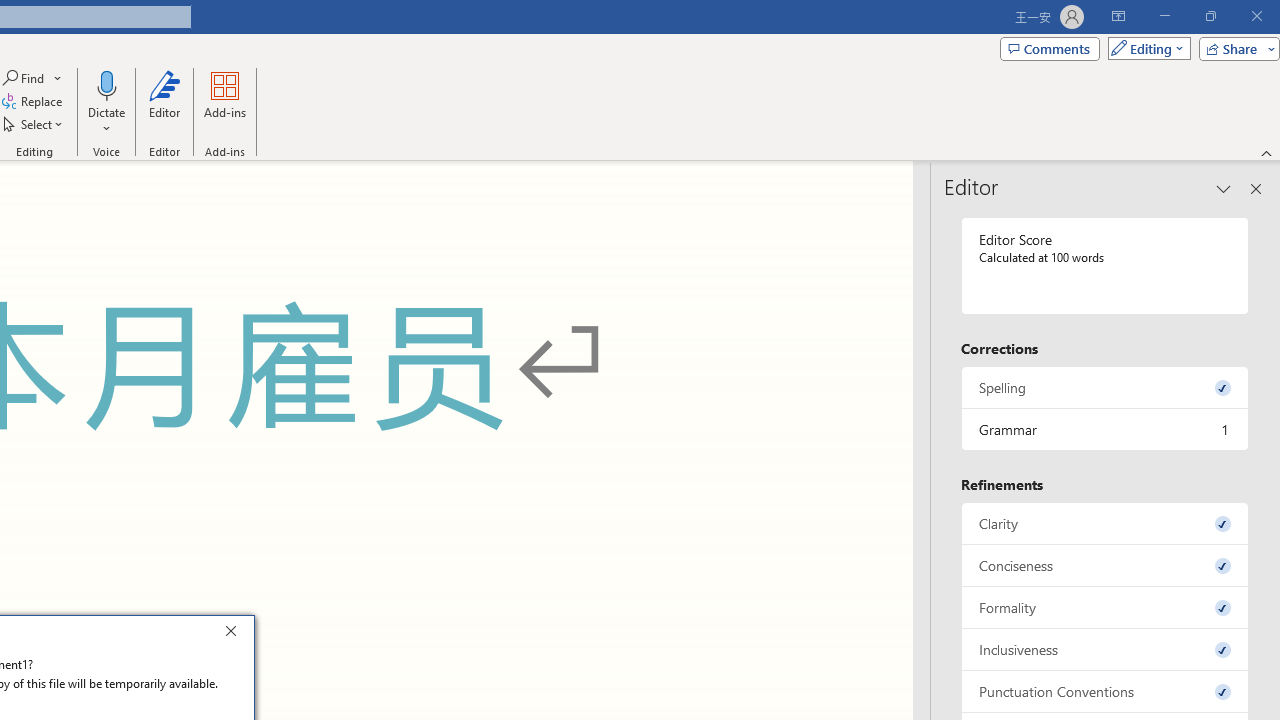 The height and width of the screenshot is (720, 1280). I want to click on 'Grammar, 1 issue. Press space or enter to review items.', so click(1104, 428).